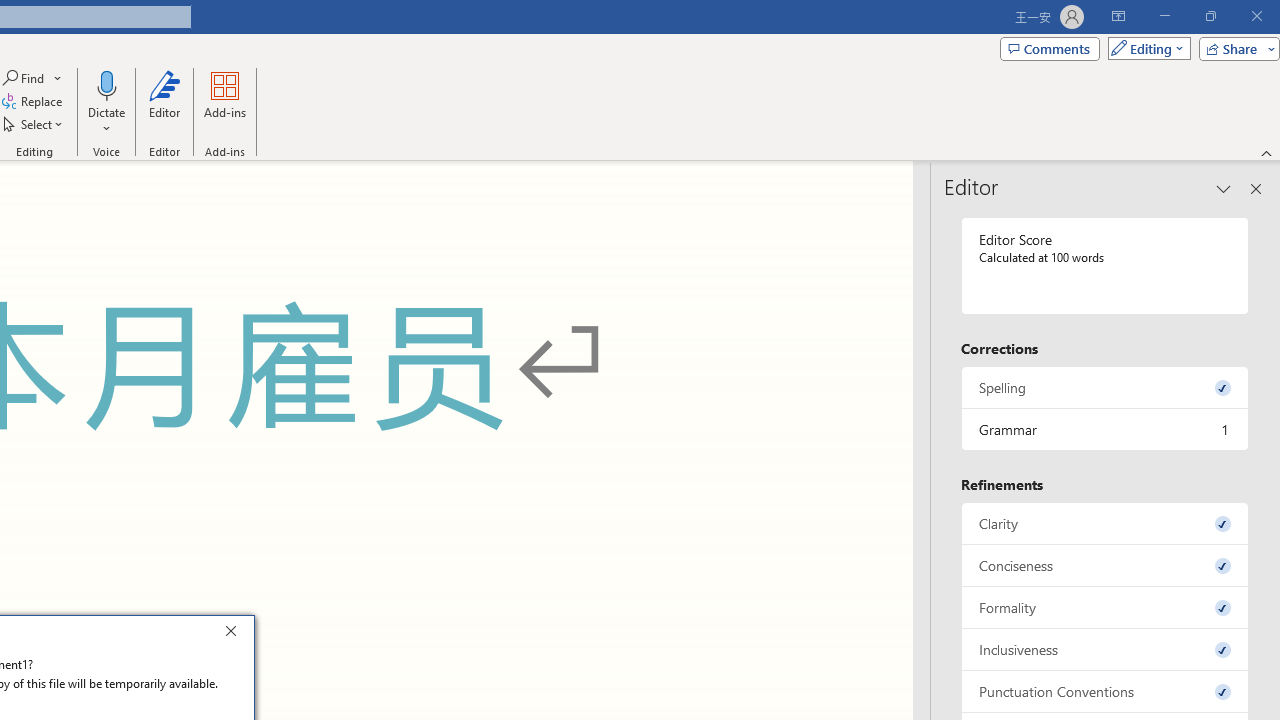 The height and width of the screenshot is (720, 1280). I want to click on 'Grammar, 1 issue. Press space or enter to review items.', so click(1104, 428).